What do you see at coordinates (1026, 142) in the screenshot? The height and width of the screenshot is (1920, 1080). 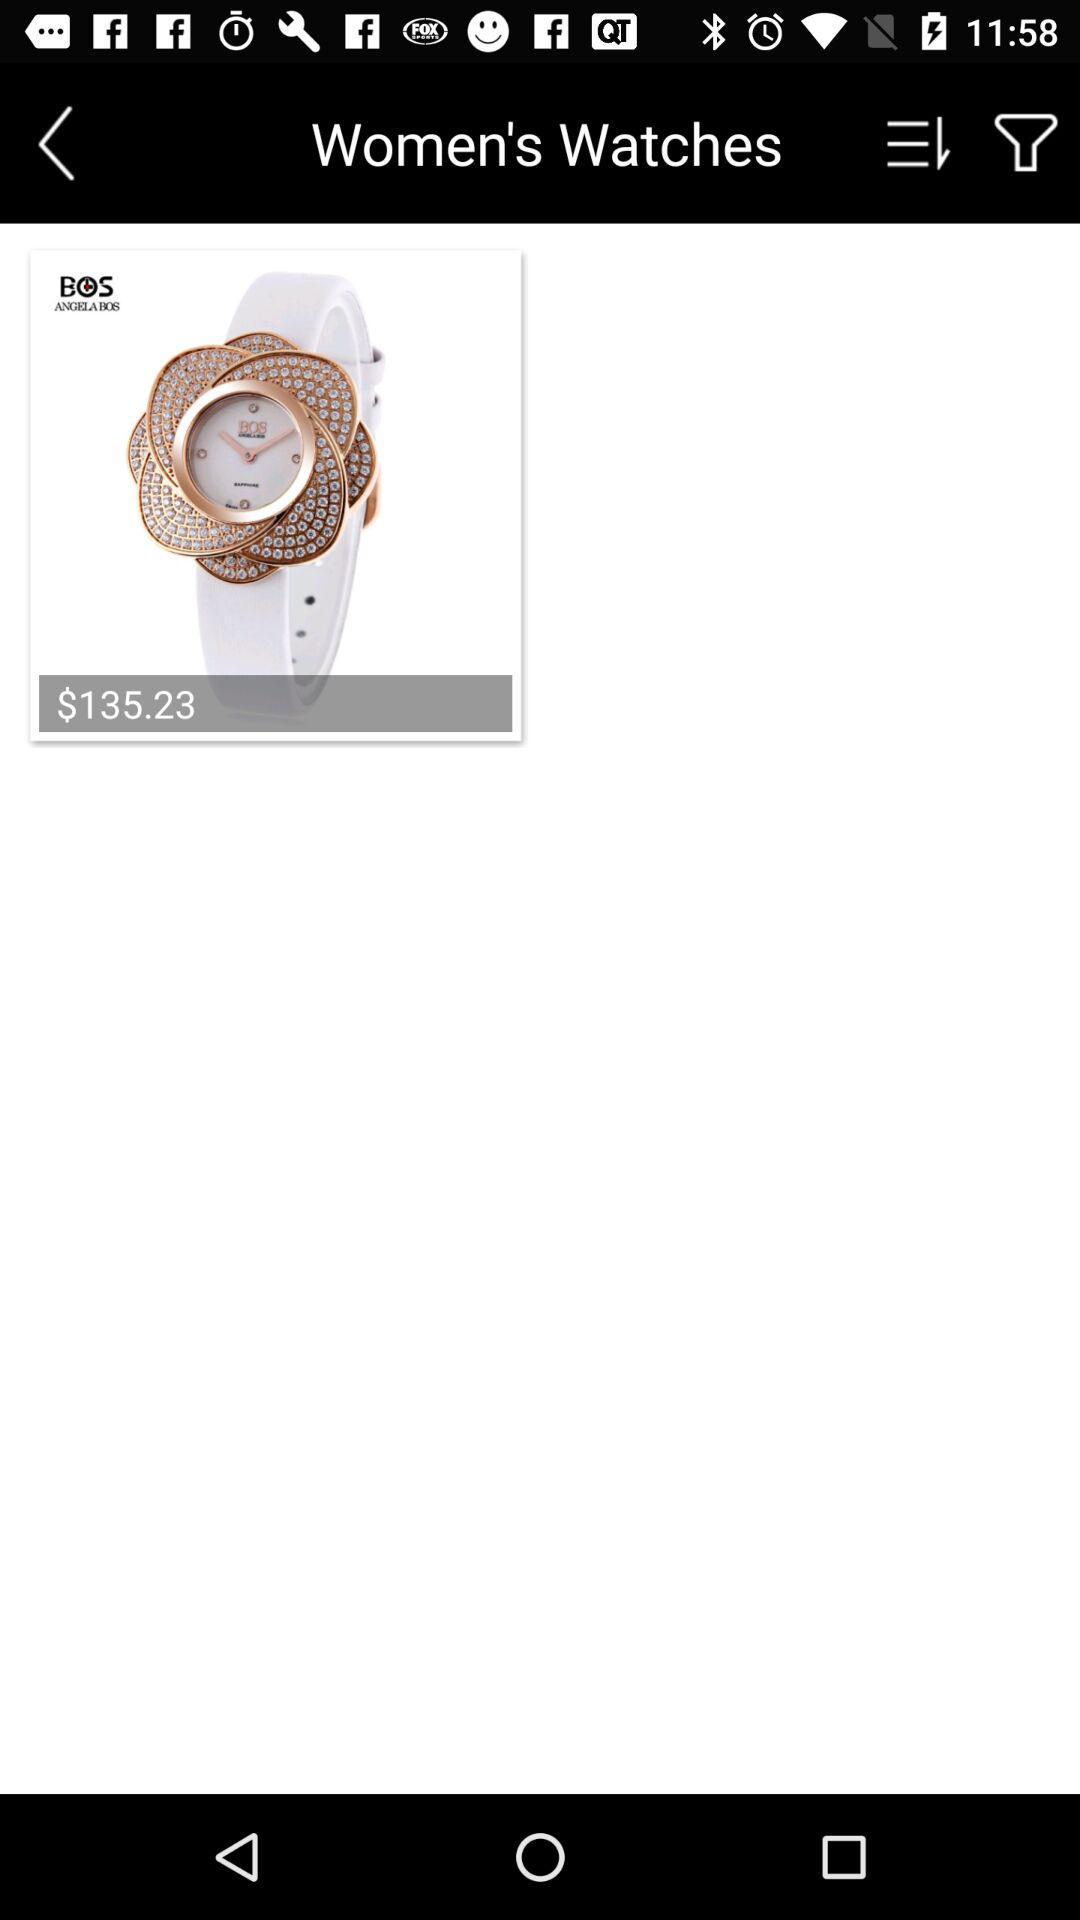 I see `the filter icon` at bounding box center [1026, 142].